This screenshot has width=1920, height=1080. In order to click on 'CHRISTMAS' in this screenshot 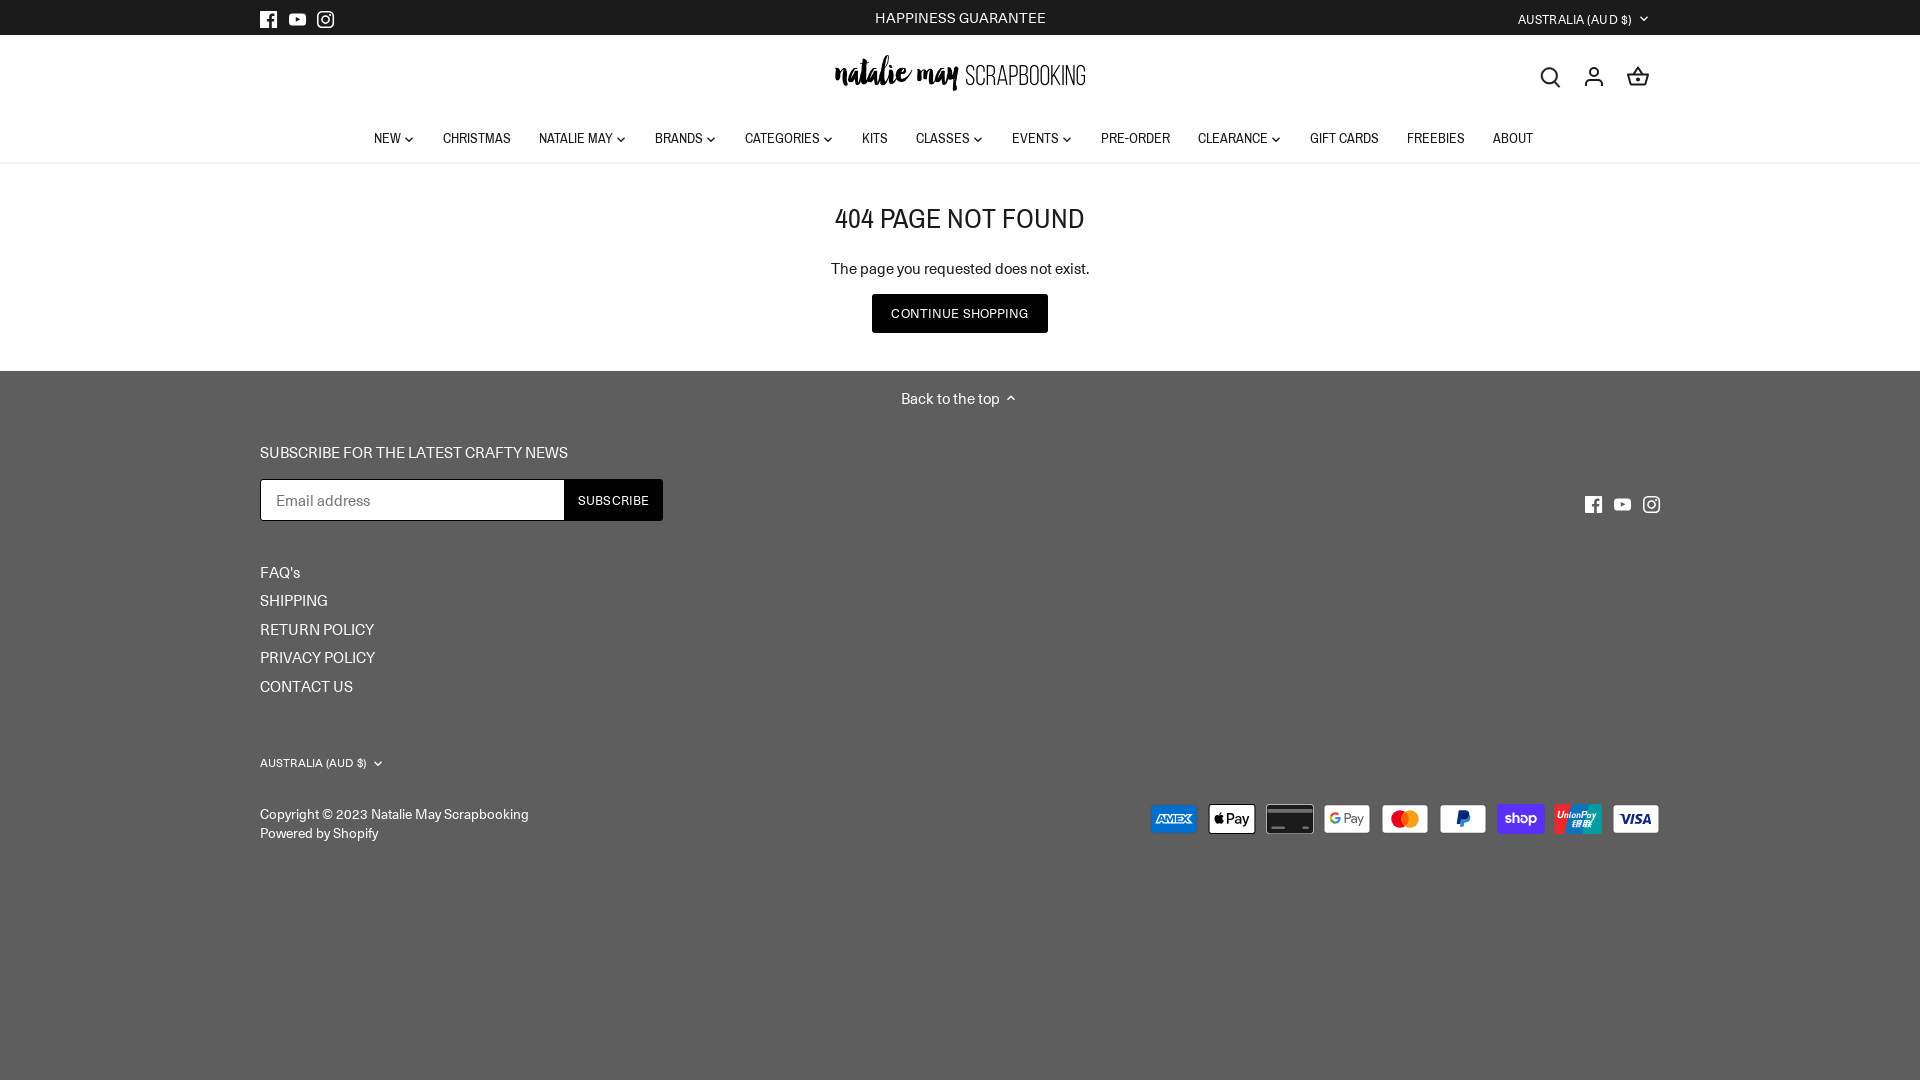, I will do `click(474, 137)`.